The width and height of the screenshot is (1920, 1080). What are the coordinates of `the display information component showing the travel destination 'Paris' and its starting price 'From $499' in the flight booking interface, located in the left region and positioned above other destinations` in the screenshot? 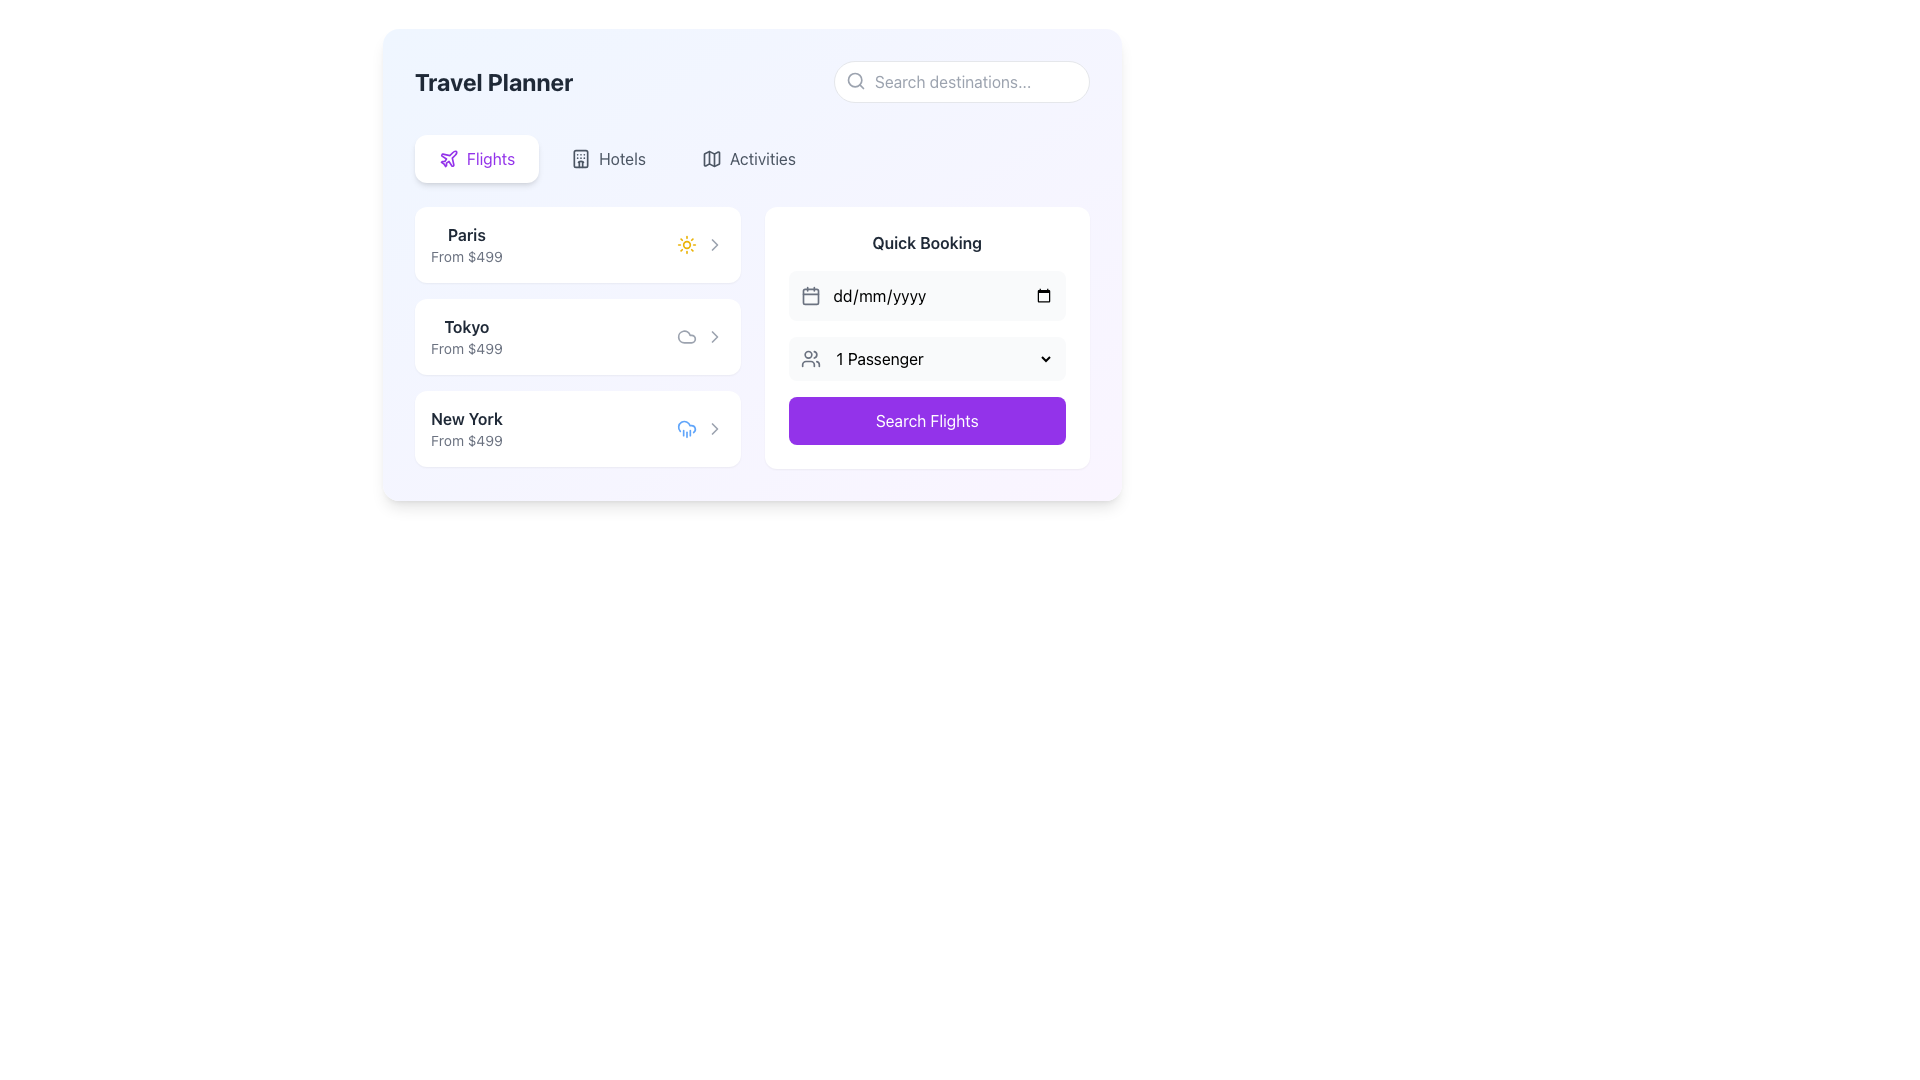 It's located at (465, 244).